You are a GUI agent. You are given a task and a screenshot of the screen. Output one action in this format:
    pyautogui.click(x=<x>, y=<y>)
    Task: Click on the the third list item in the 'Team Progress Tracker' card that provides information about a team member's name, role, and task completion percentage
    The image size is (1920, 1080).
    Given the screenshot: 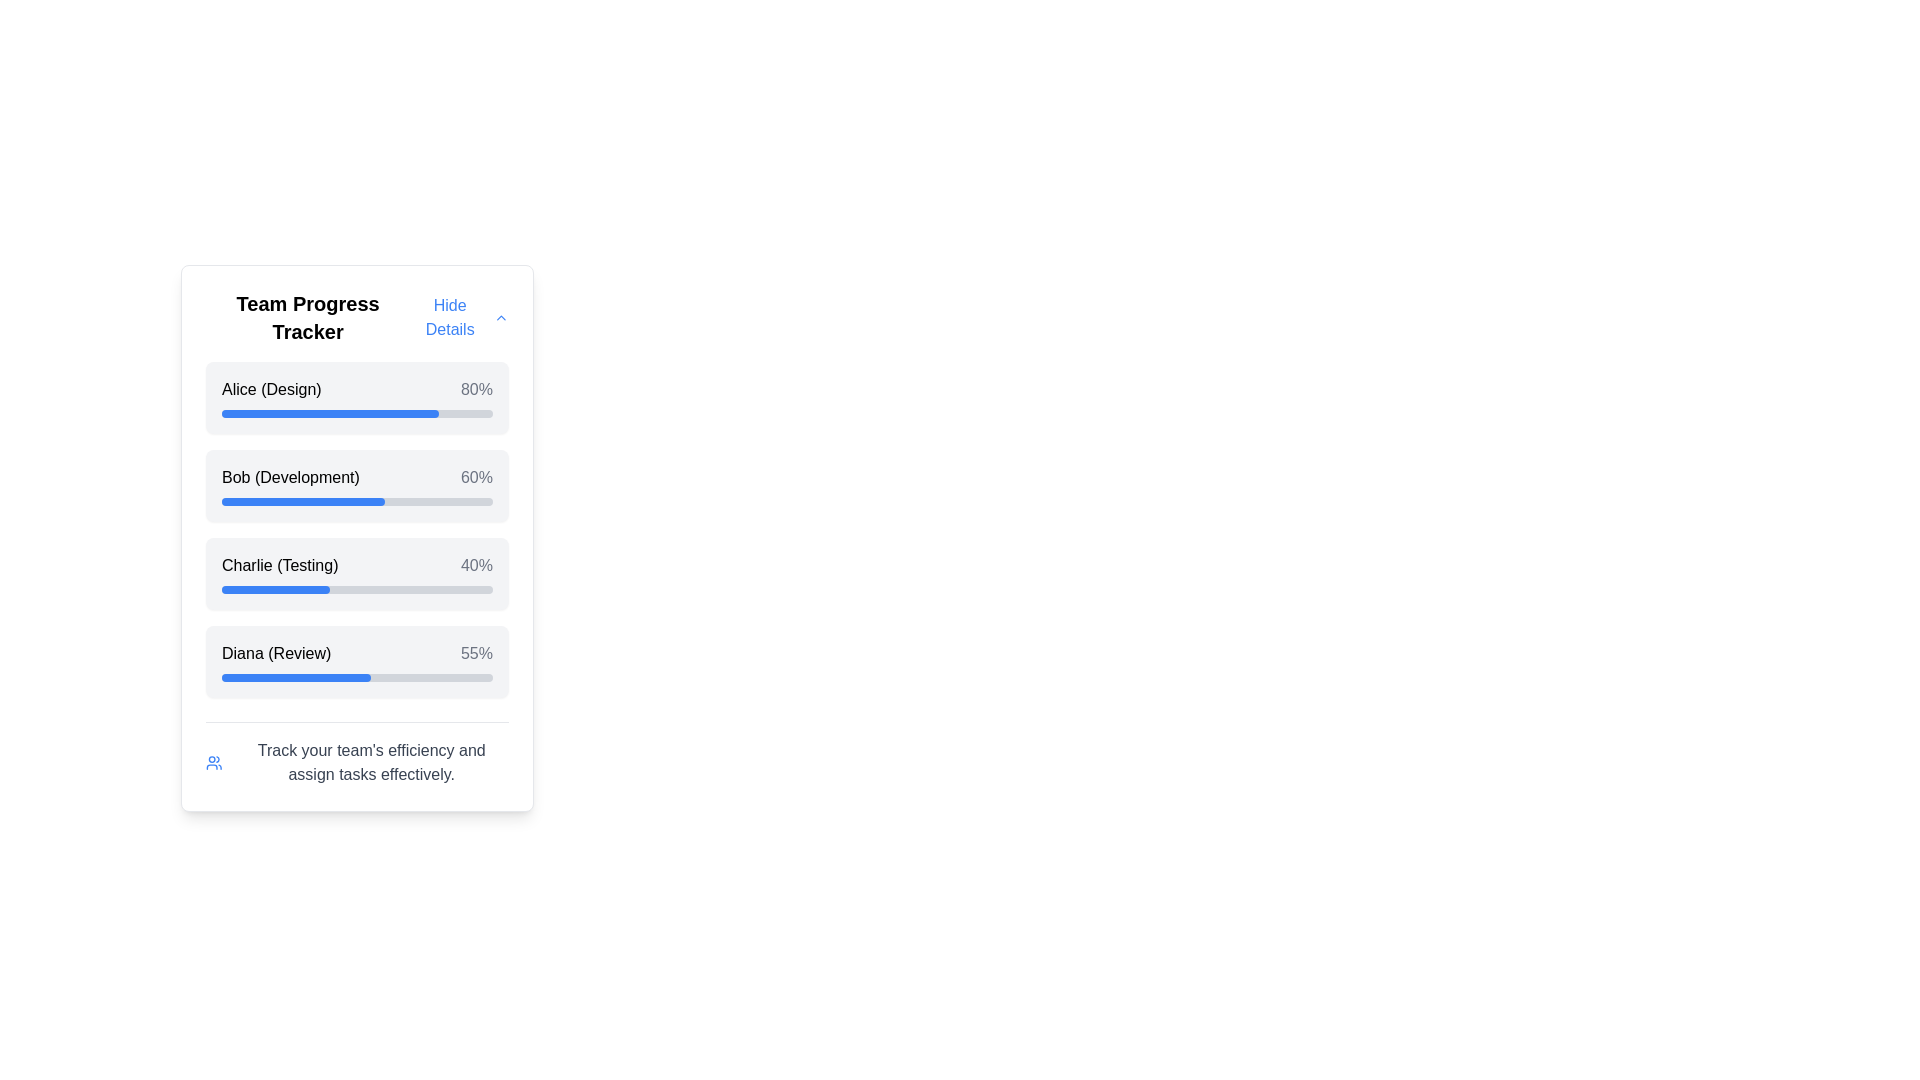 What is the action you would take?
    pyautogui.click(x=357, y=566)
    